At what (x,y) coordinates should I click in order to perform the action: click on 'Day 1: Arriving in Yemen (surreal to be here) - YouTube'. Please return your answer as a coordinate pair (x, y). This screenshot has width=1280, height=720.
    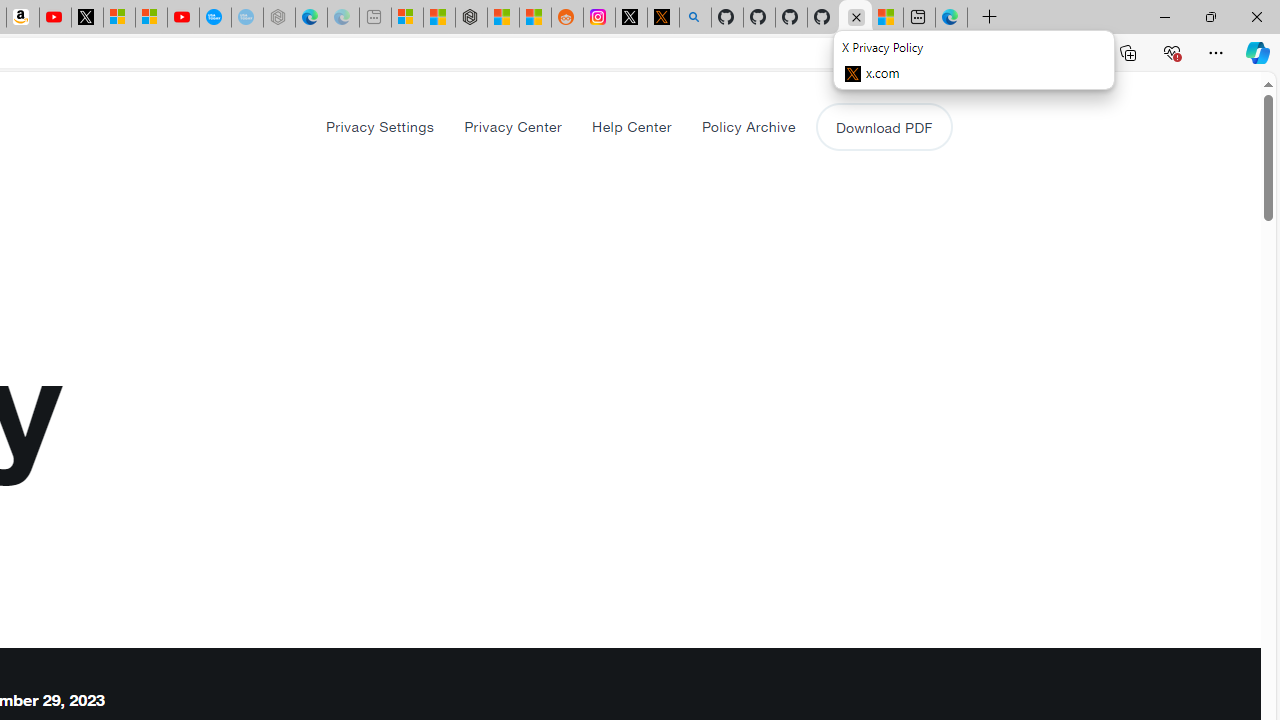
    Looking at the image, I should click on (55, 17).